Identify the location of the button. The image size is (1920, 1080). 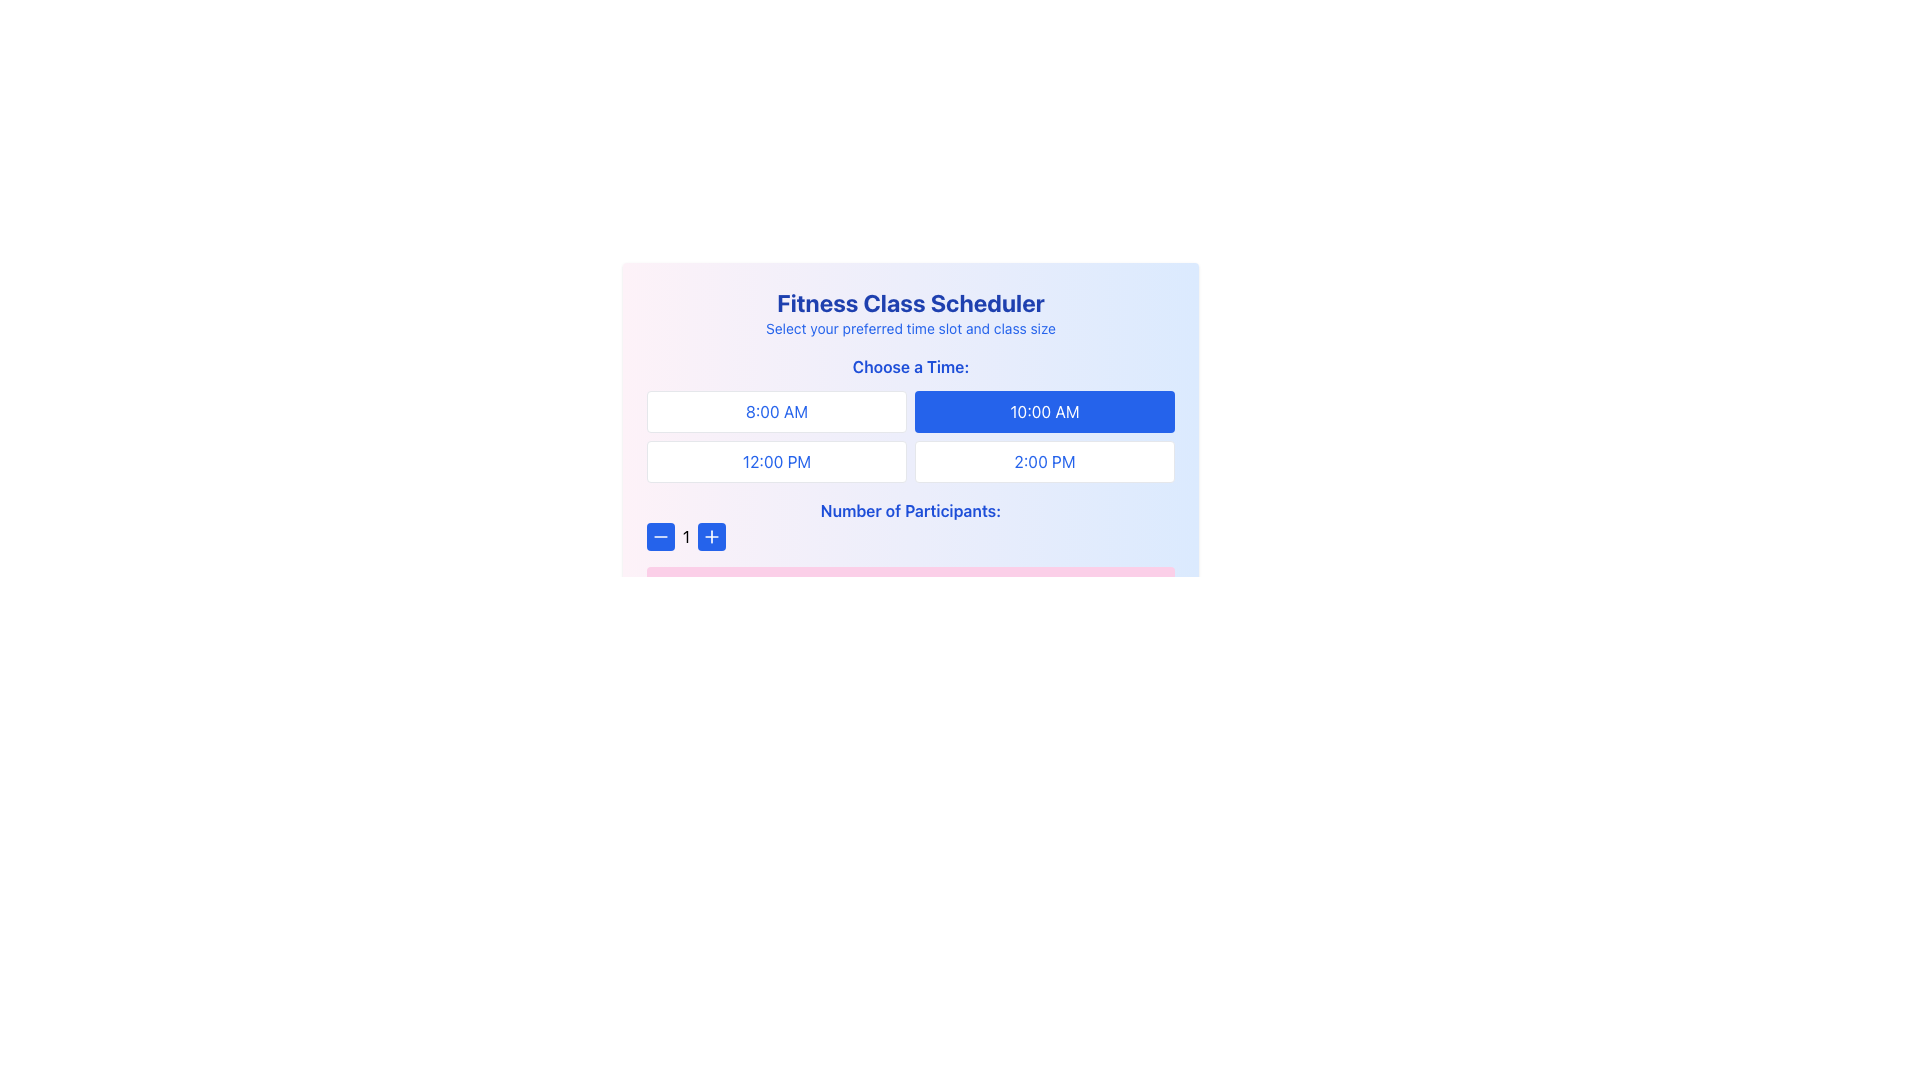
(776, 462).